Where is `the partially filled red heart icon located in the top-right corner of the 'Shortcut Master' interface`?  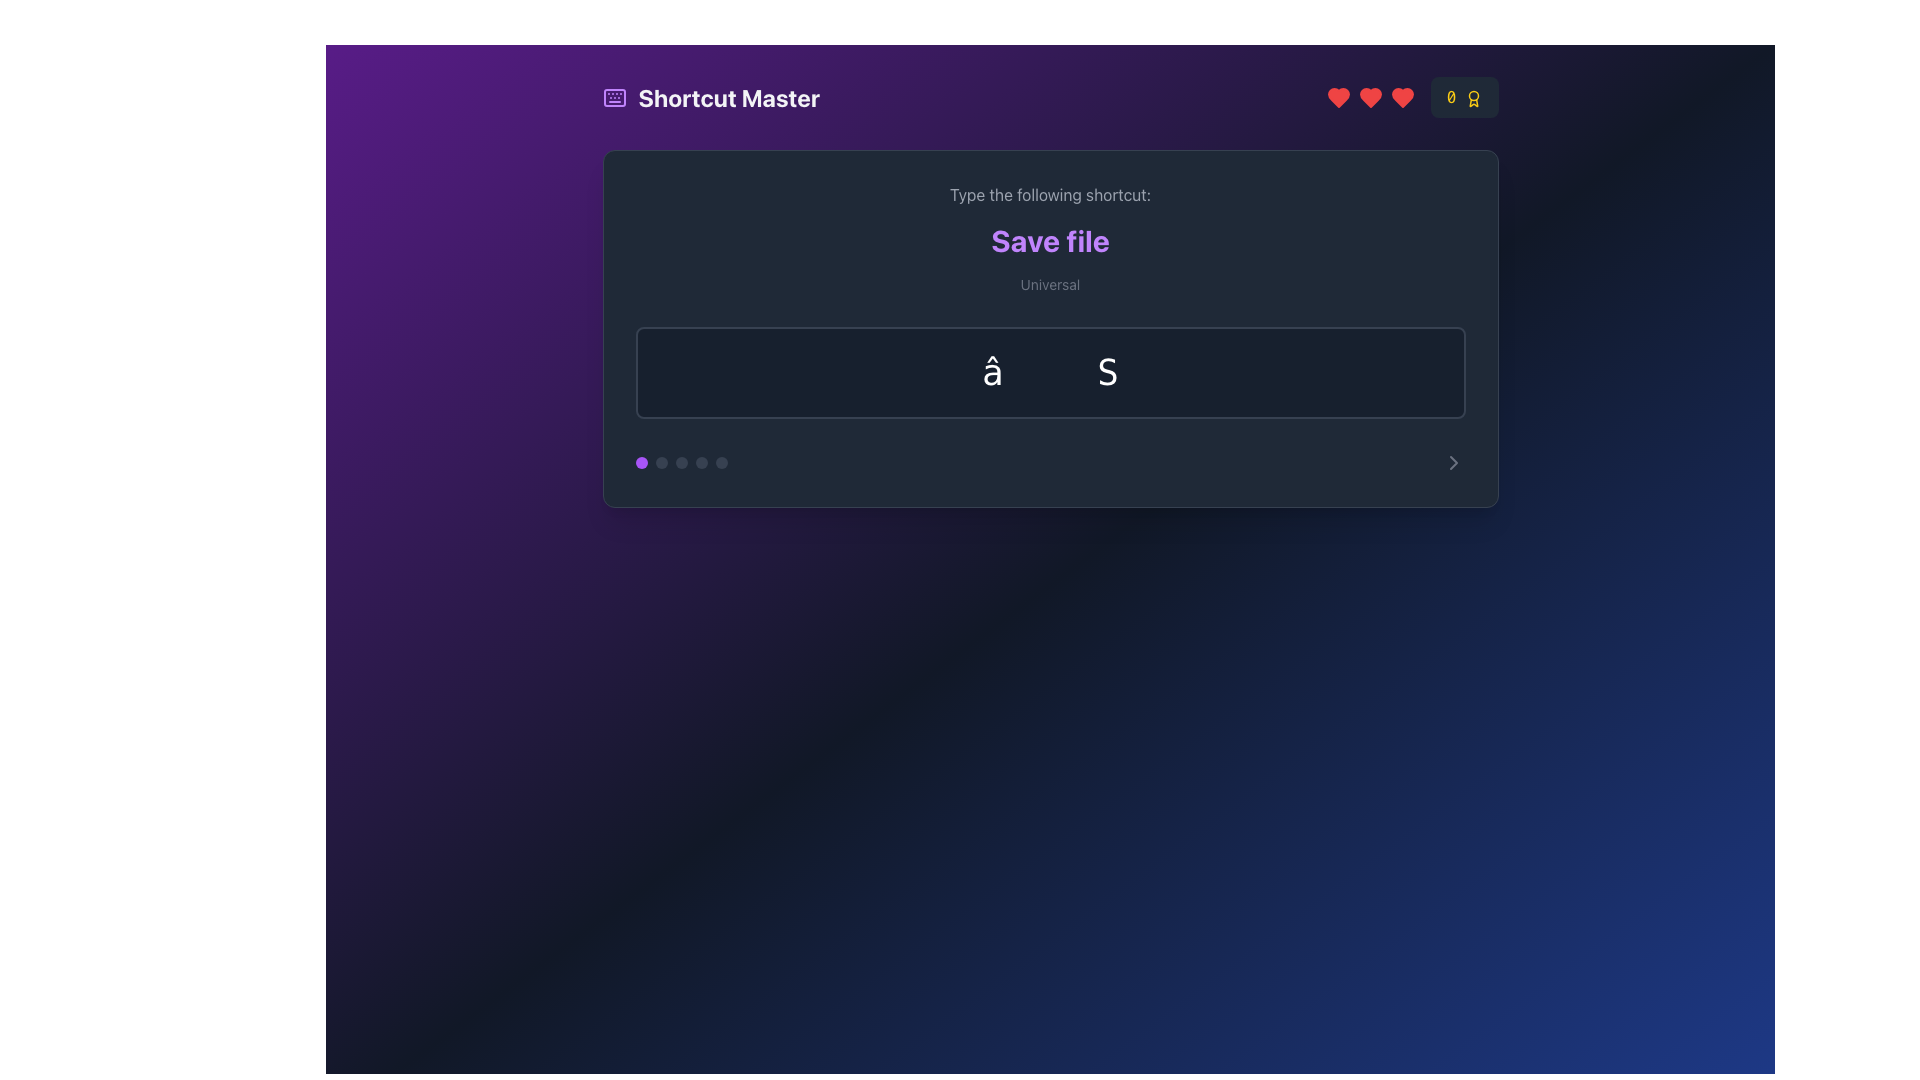
the partially filled red heart icon located in the top-right corner of the 'Shortcut Master' interface is located at coordinates (1411, 97).